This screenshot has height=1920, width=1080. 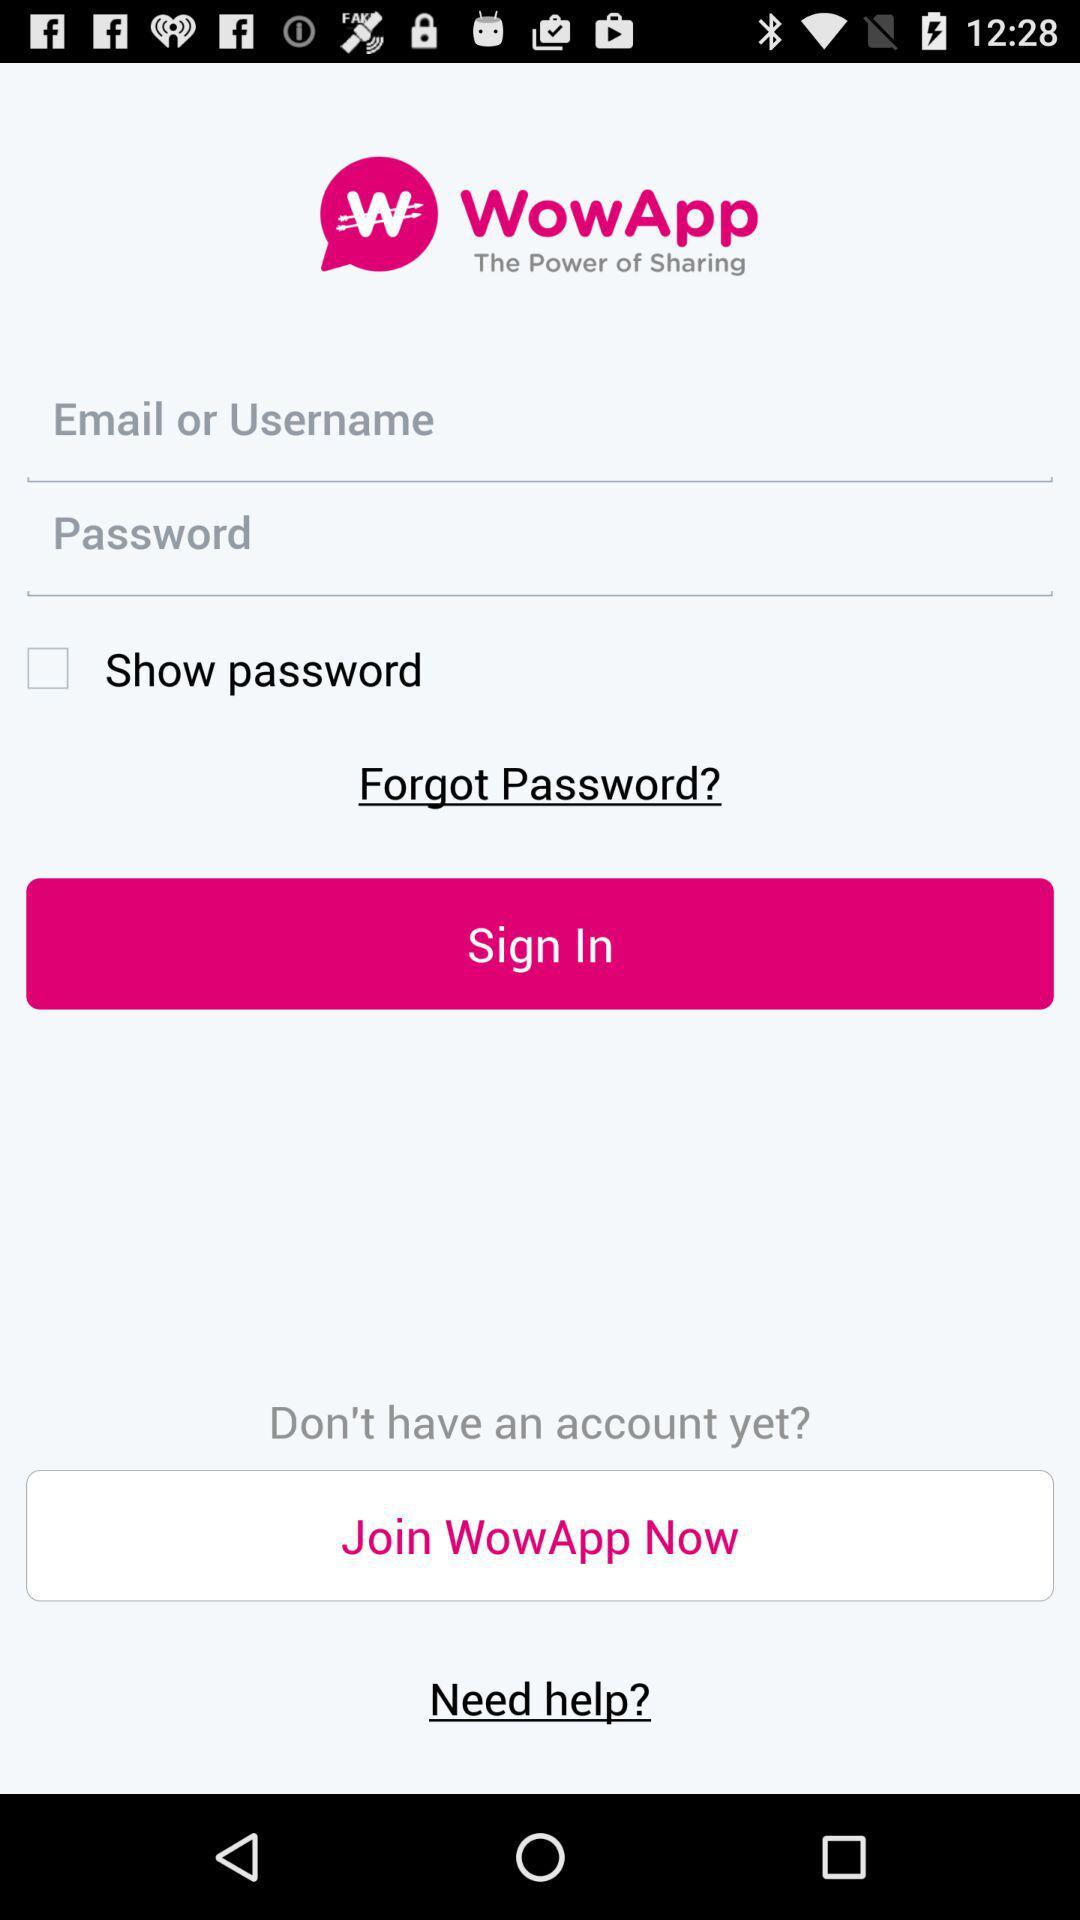 I want to click on the item above the don t have icon, so click(x=540, y=942).